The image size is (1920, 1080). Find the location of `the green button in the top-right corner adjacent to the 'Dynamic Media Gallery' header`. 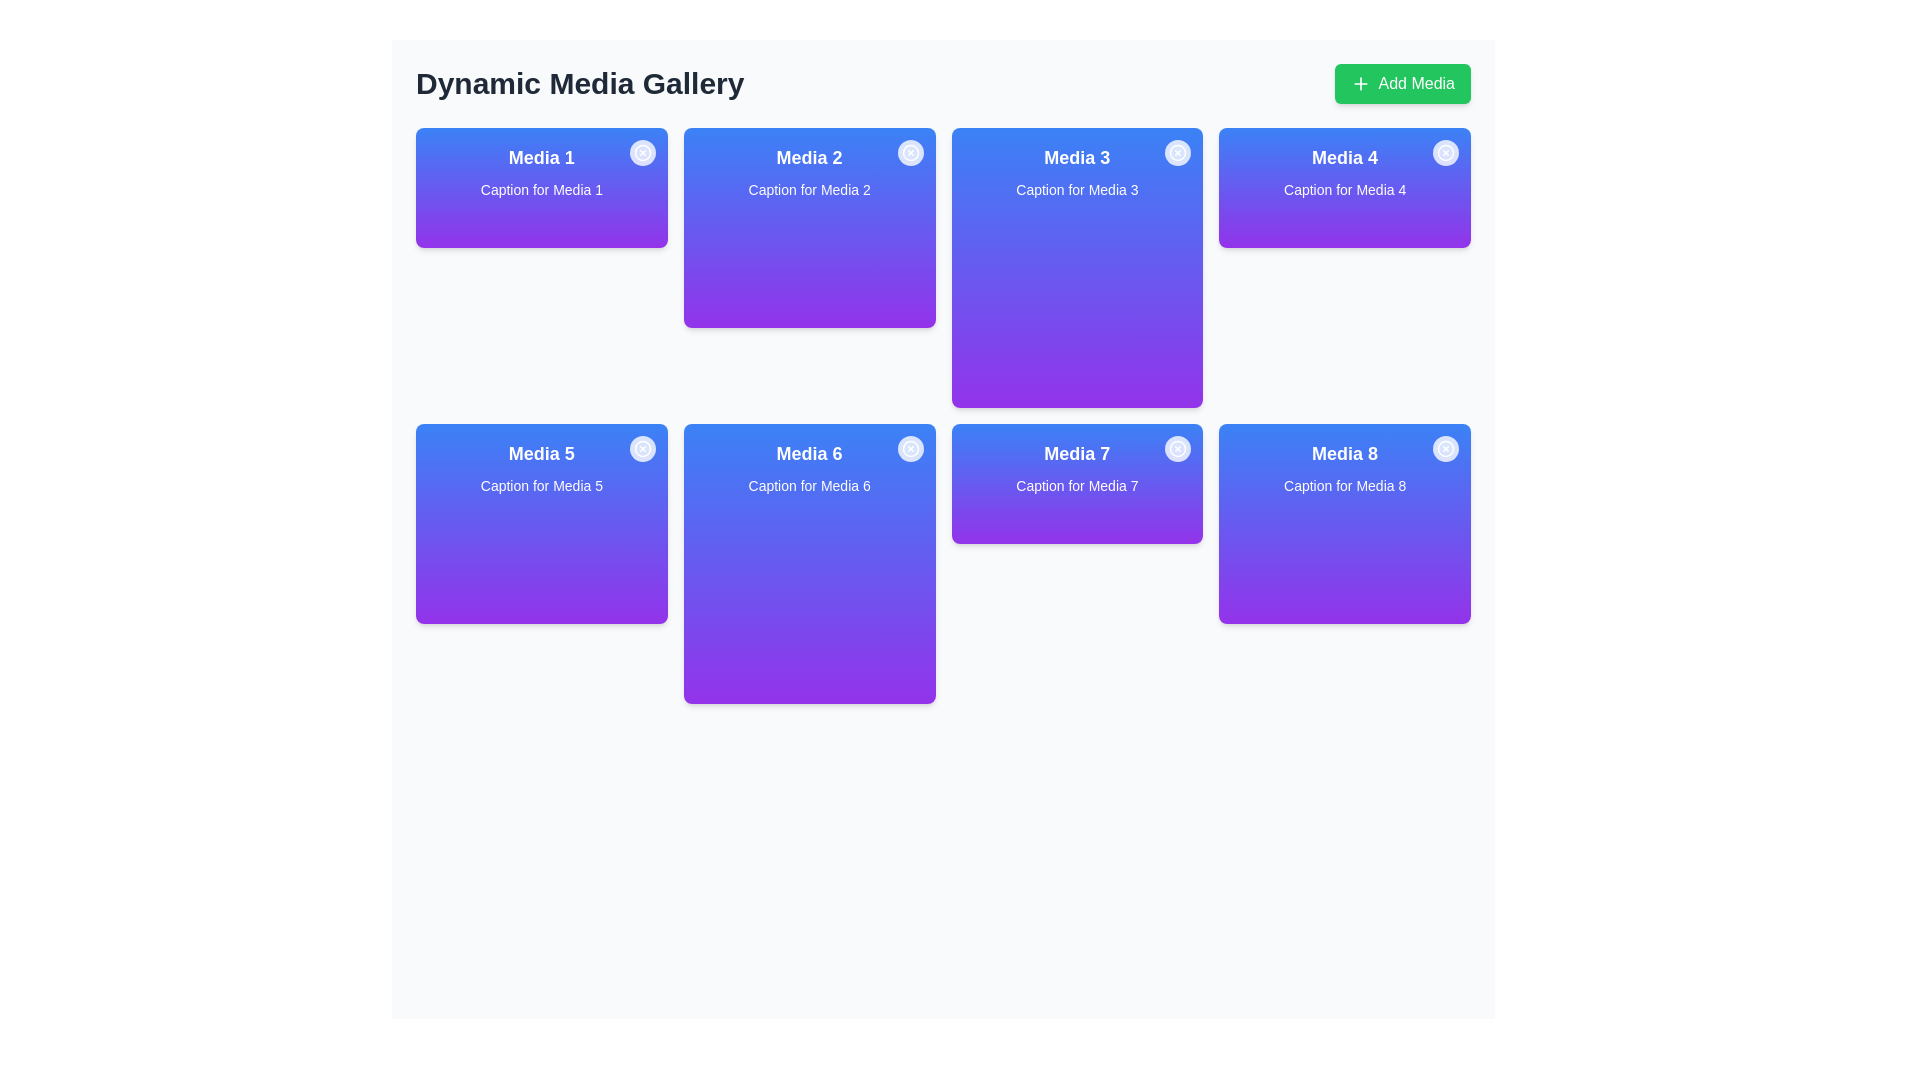

the green button in the top-right corner adjacent to the 'Dynamic Media Gallery' header is located at coordinates (1401, 83).